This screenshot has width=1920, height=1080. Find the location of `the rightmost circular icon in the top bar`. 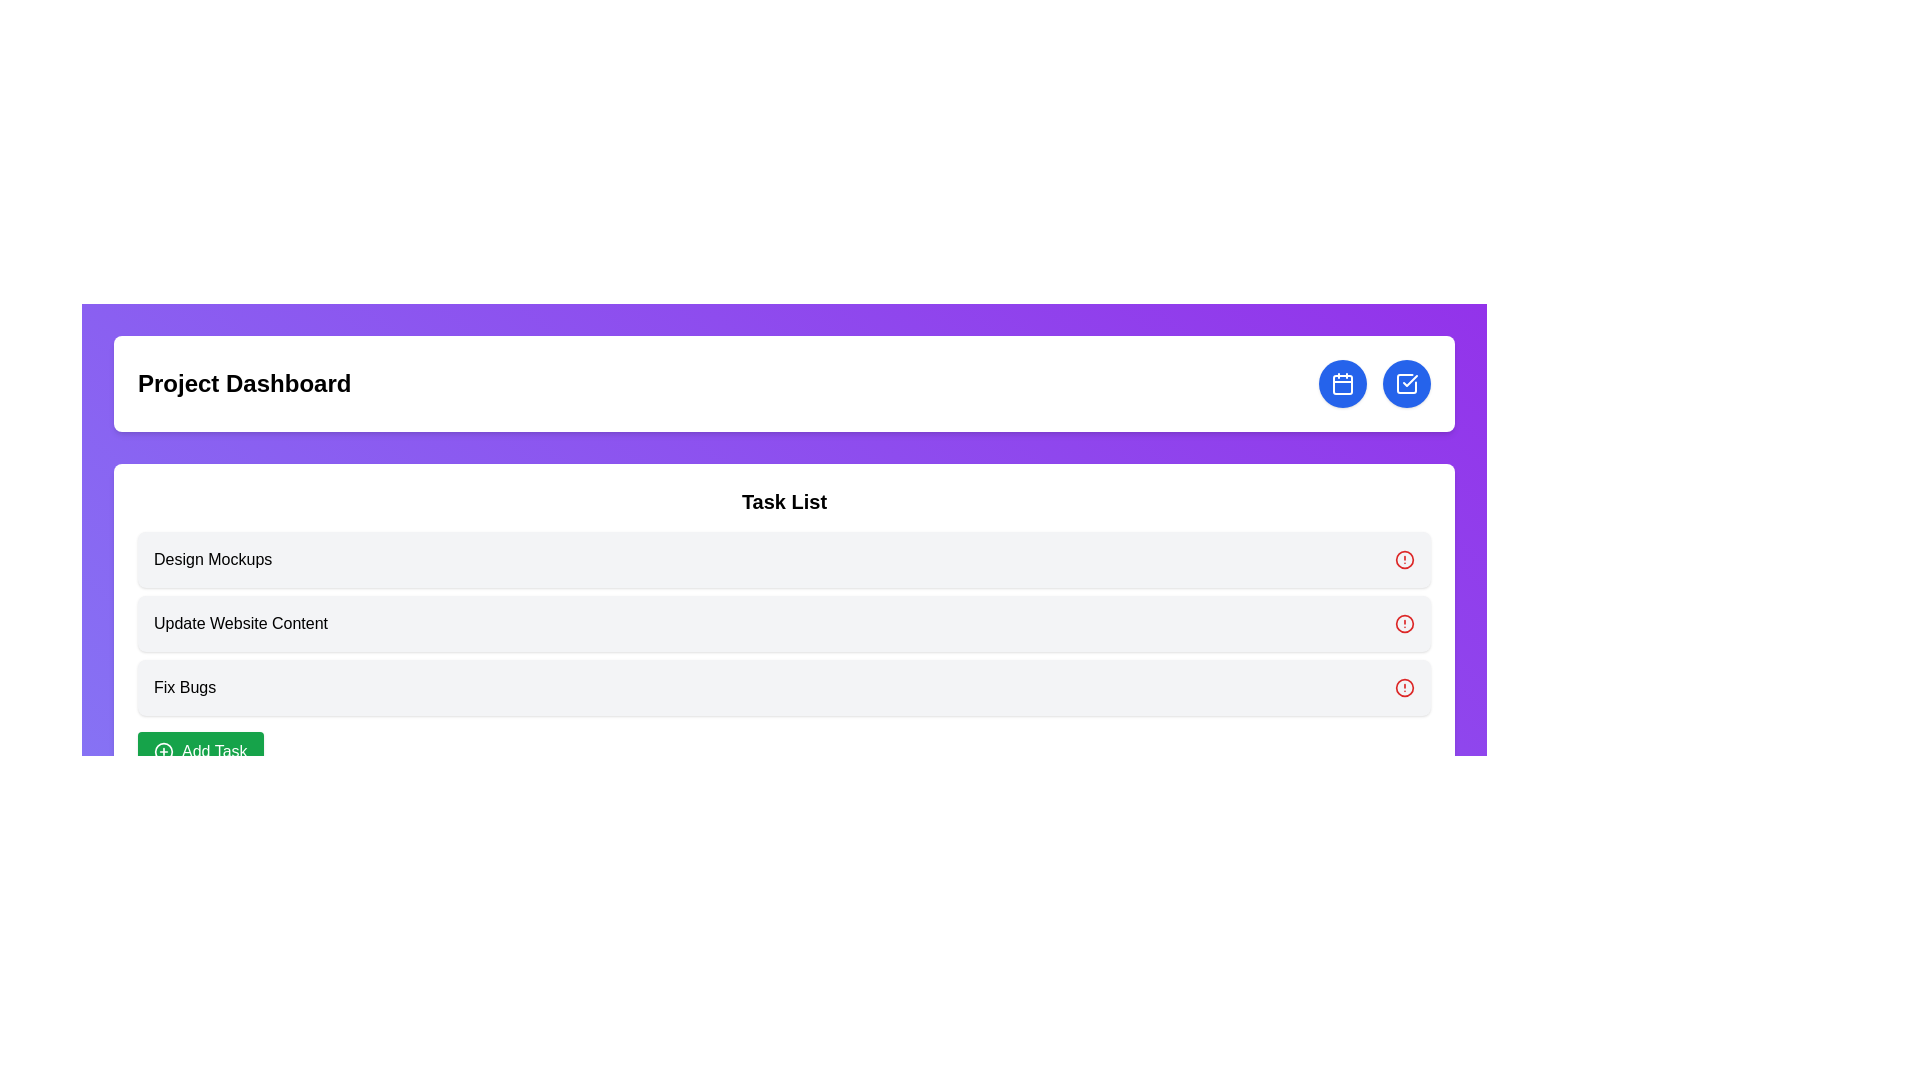

the rightmost circular icon in the top bar is located at coordinates (1405, 384).